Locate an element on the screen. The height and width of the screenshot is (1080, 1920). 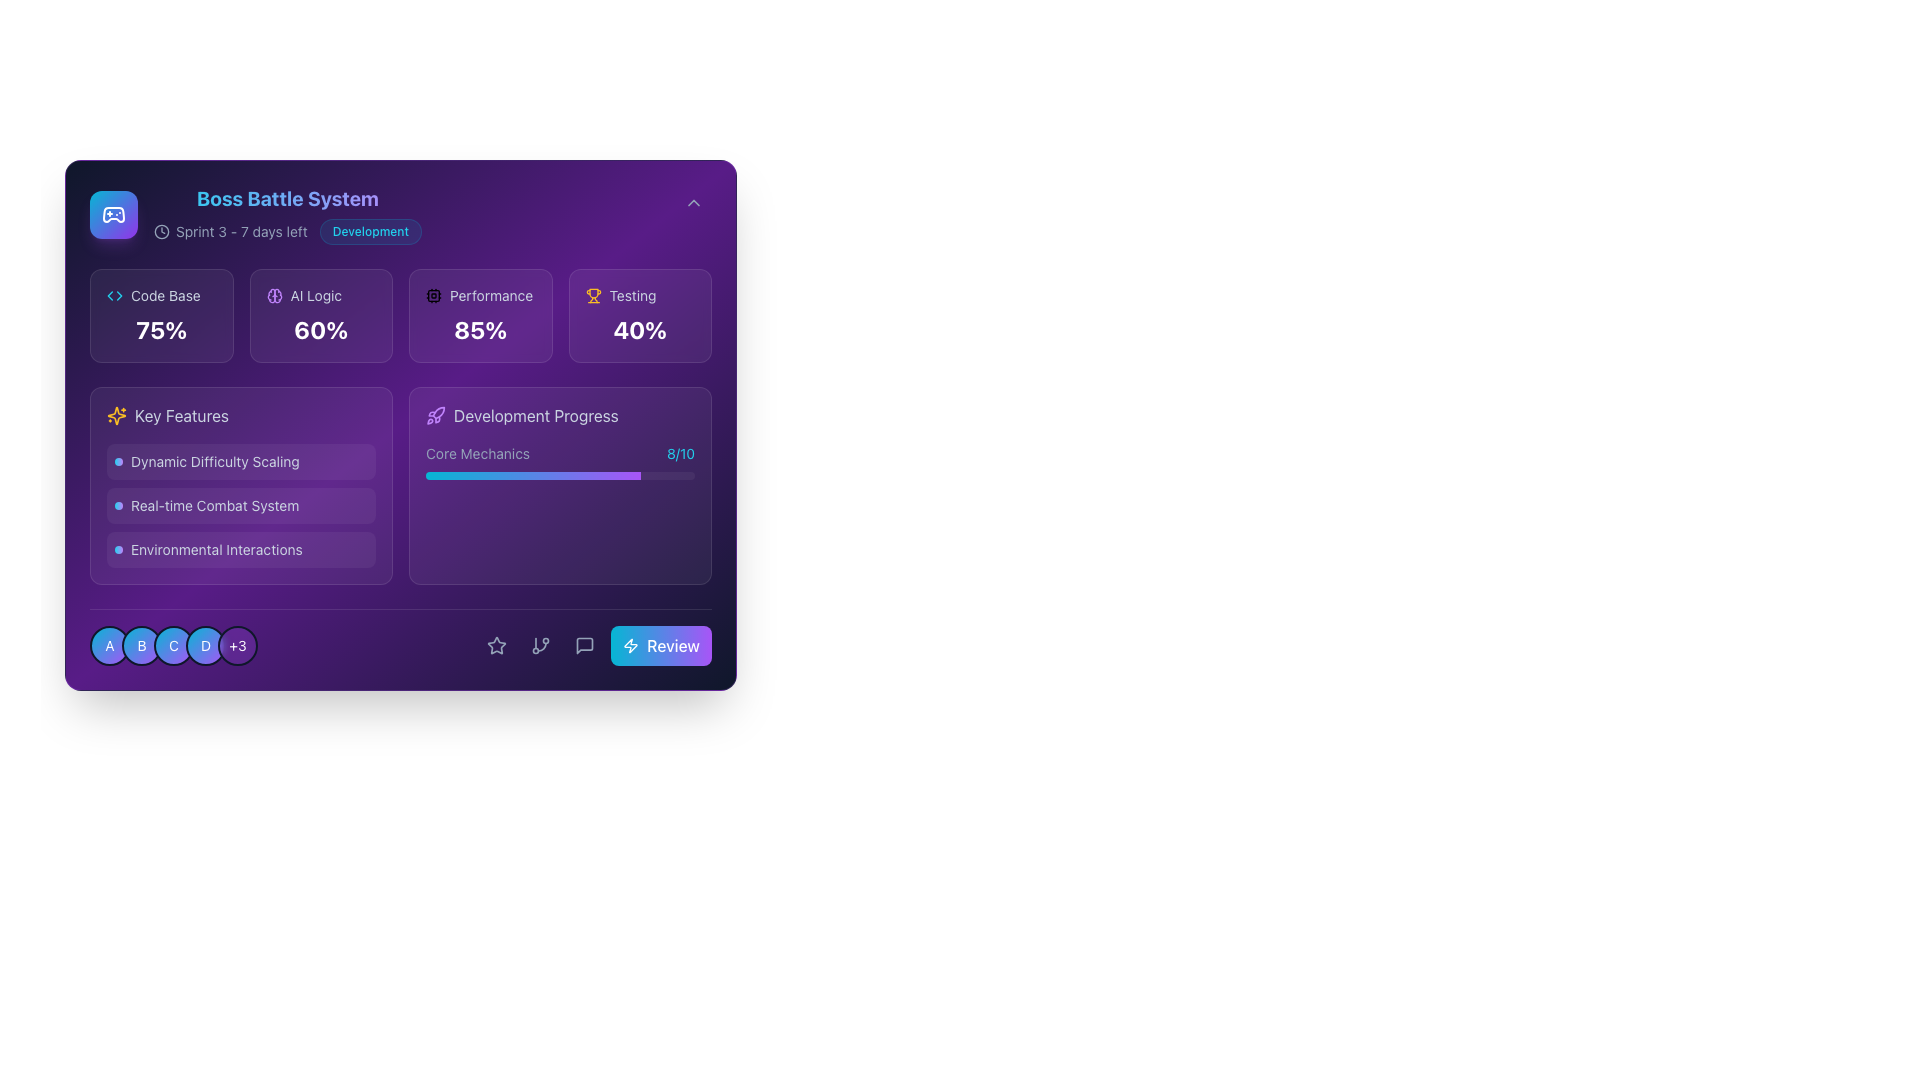
the circular badge with a gradient background from cyan to purple, containing a white capital letter 'C' and outlined with a black border, positioned third from the left in a row of five badges is located at coordinates (173, 645).